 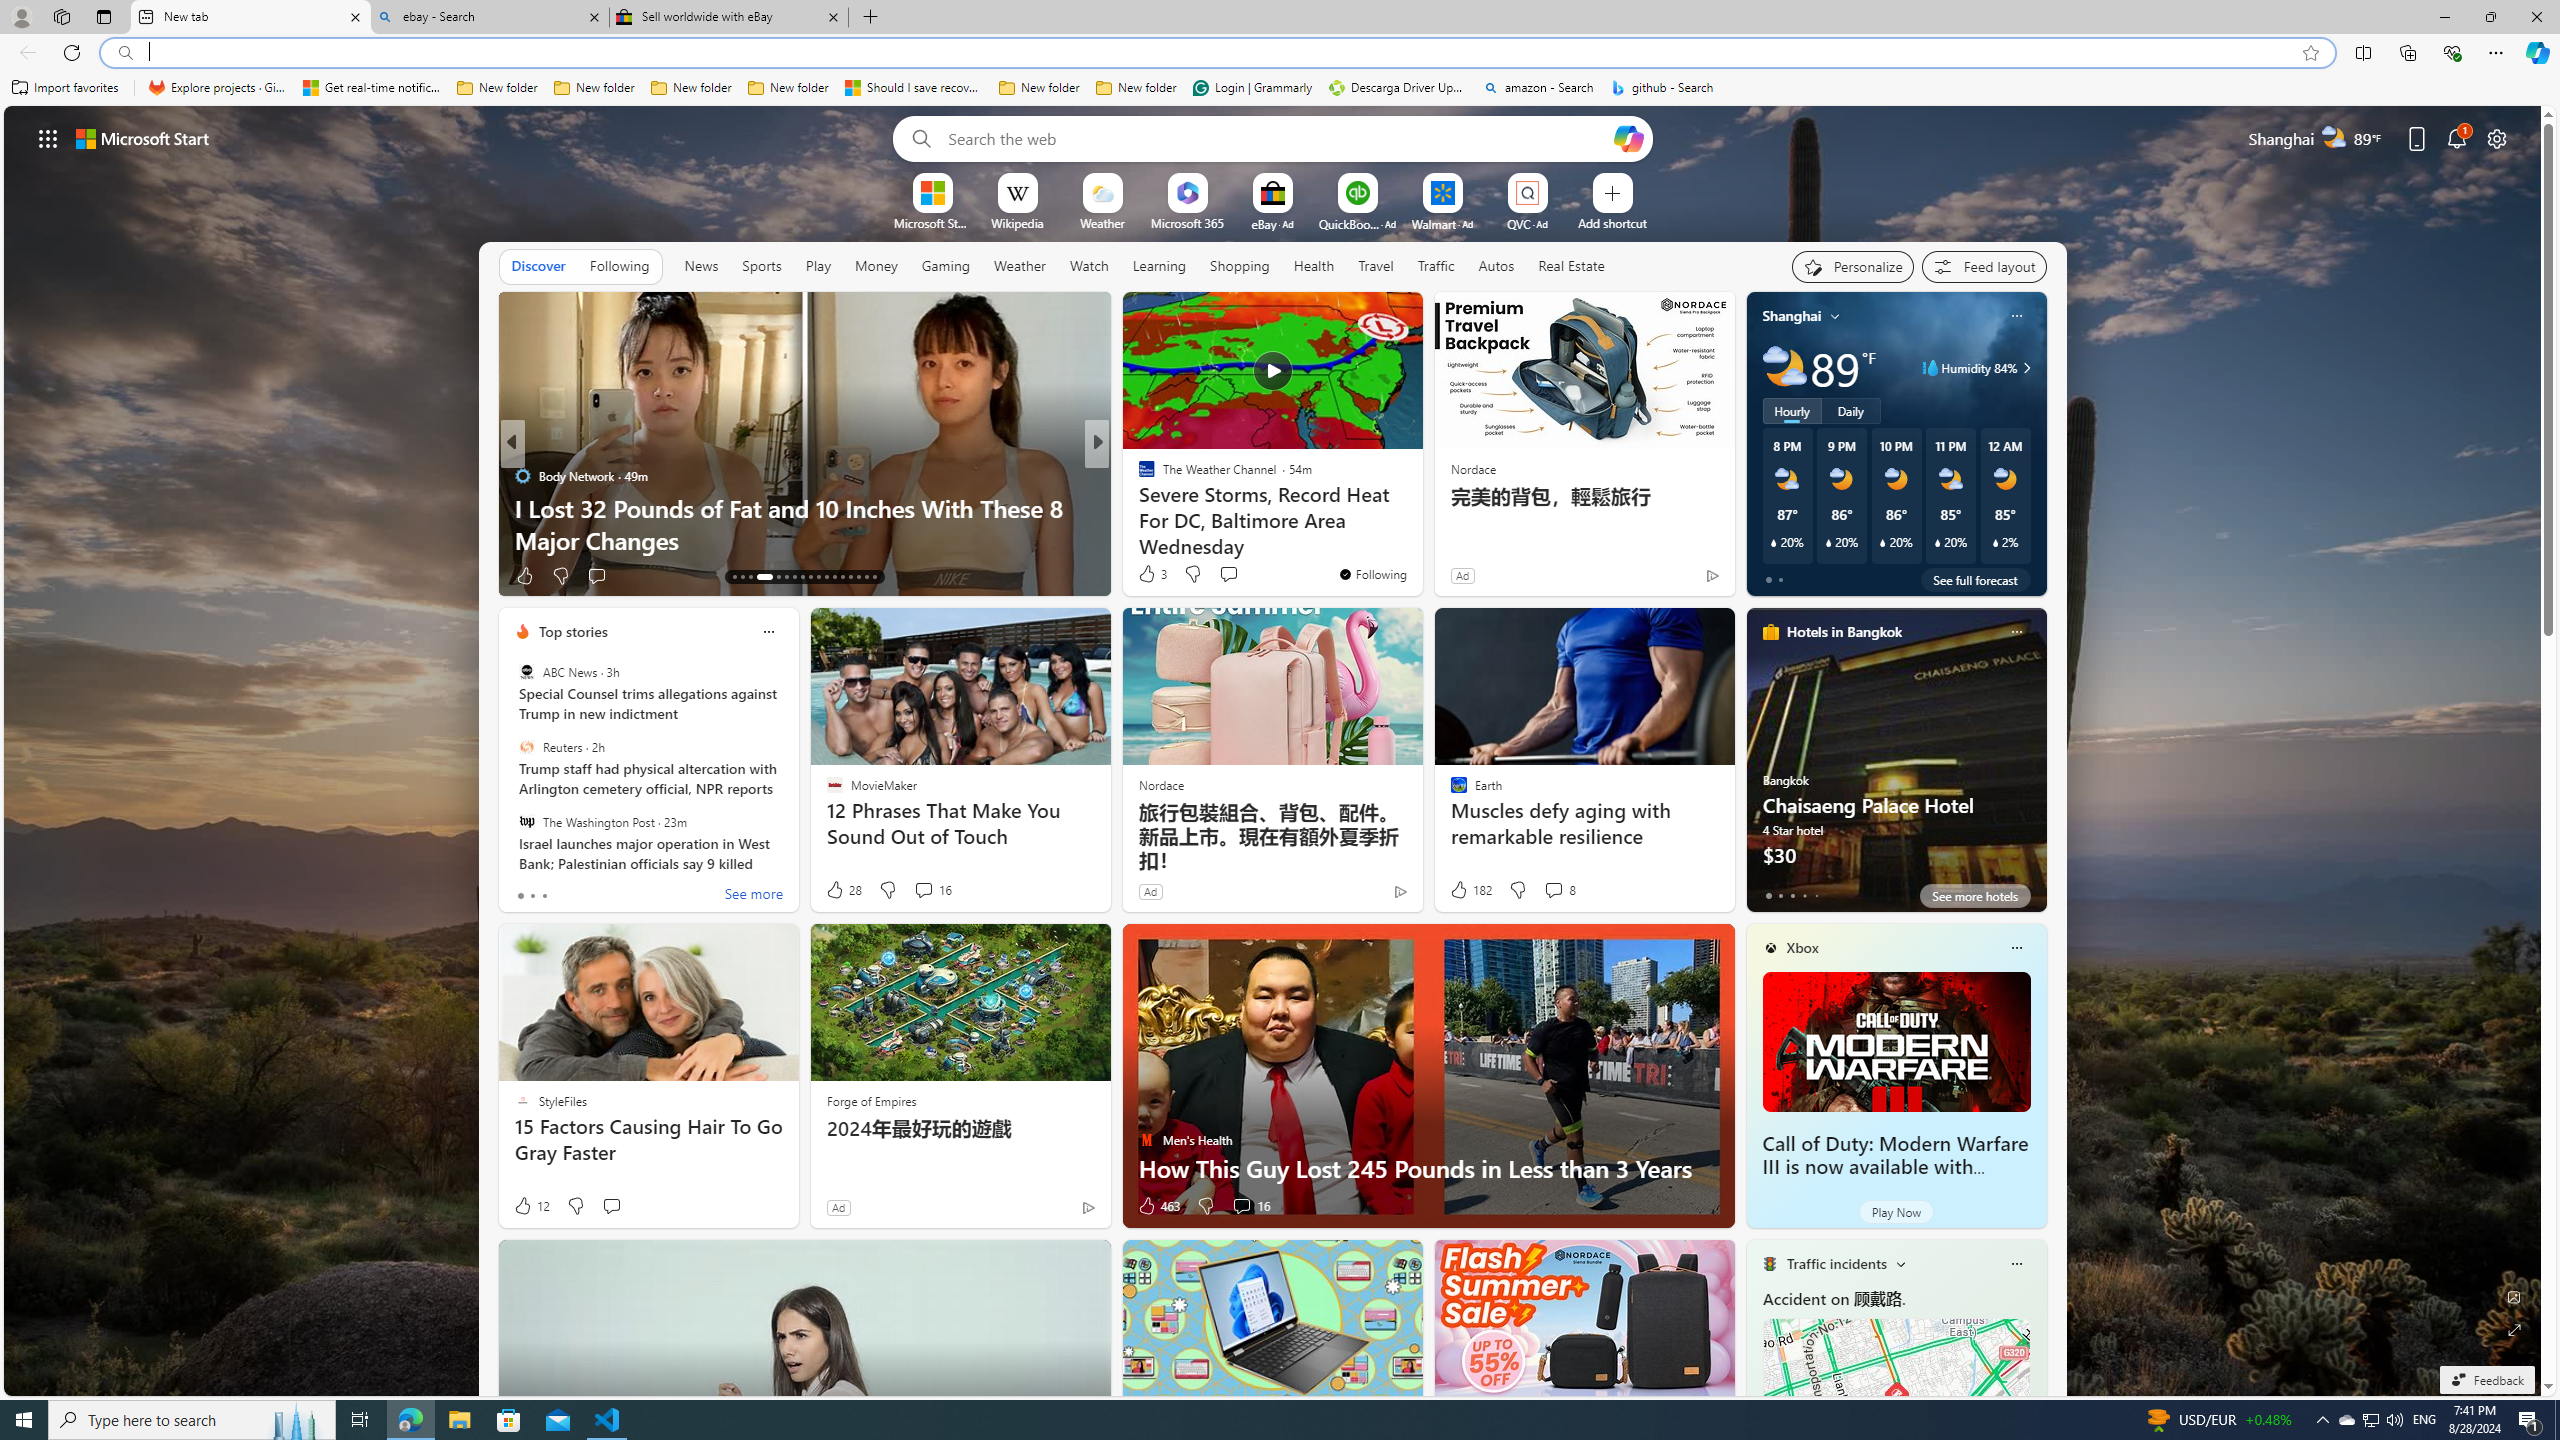 I want to click on 'Real Estate', so click(x=1570, y=265).